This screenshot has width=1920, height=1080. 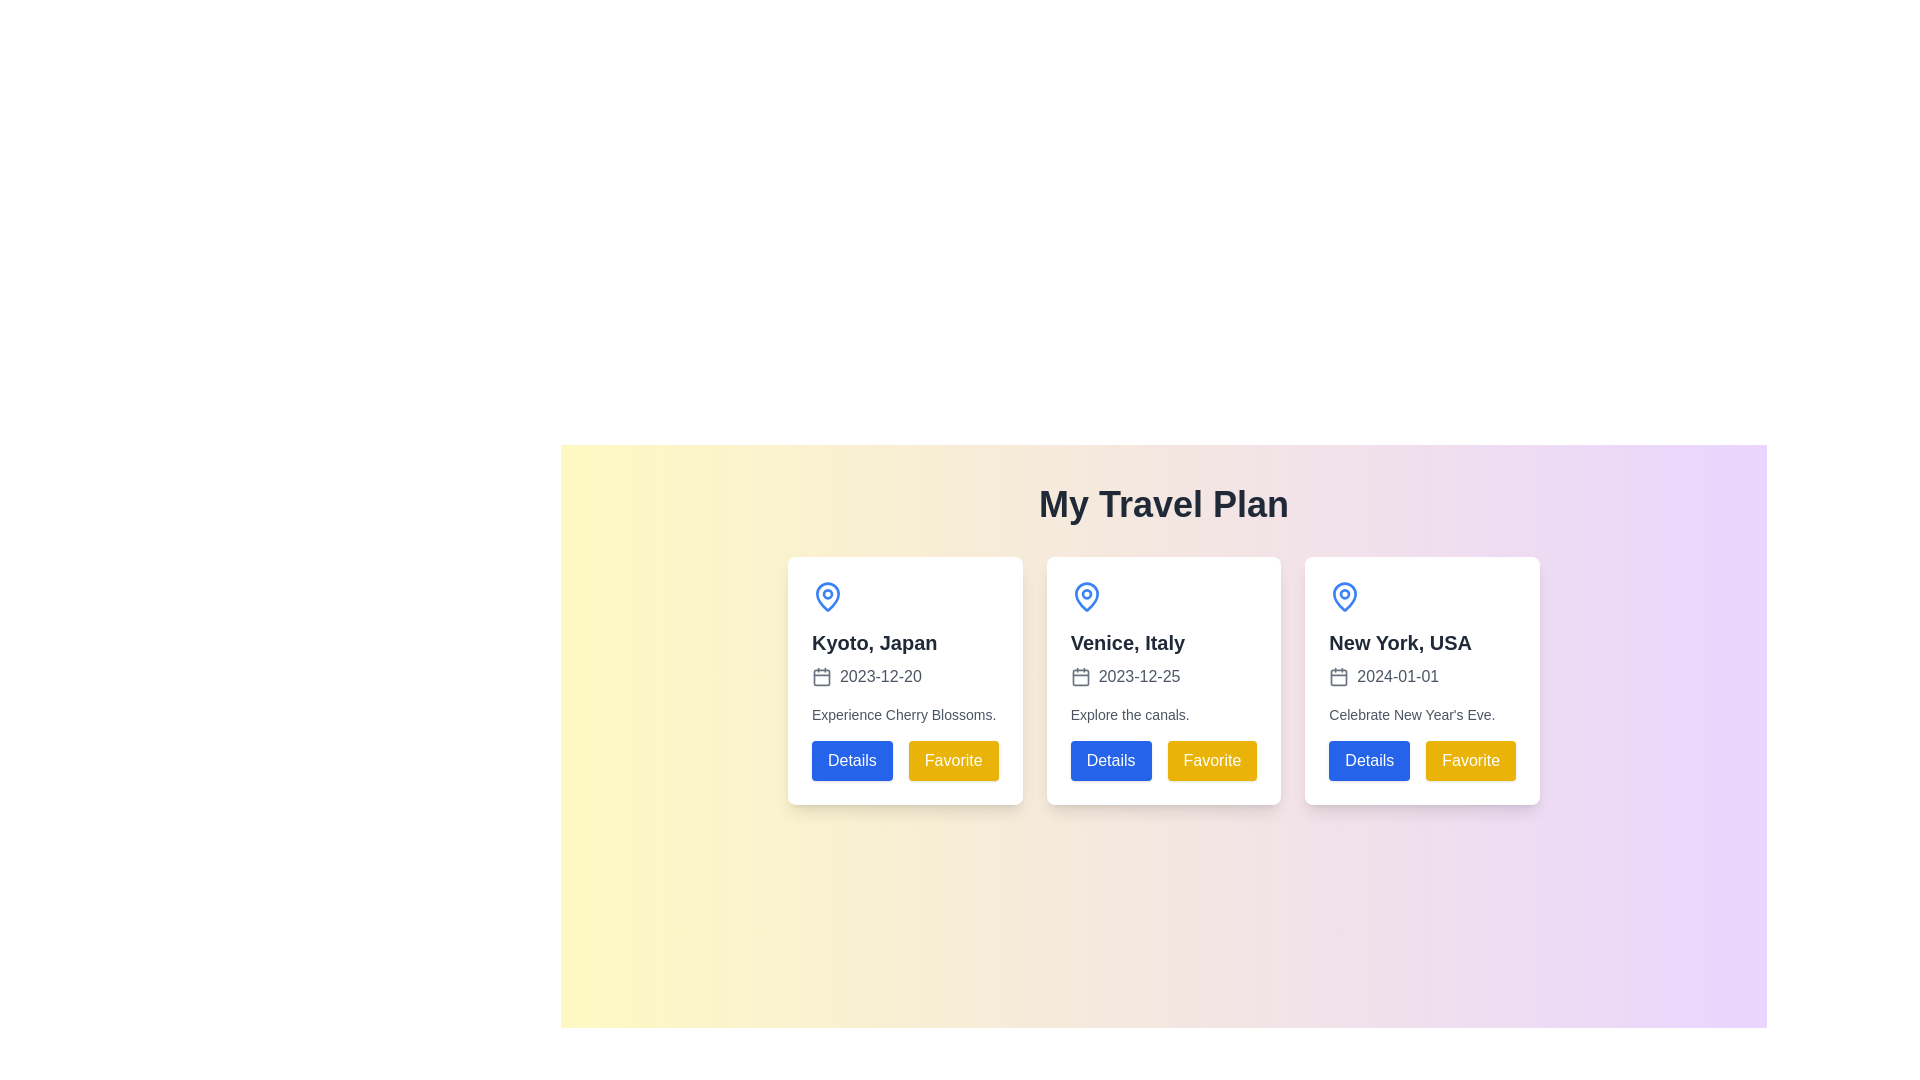 What do you see at coordinates (1125, 676) in the screenshot?
I see `the date element in the second card representing 'Venice, Italy', which is located immediately below the location name` at bounding box center [1125, 676].